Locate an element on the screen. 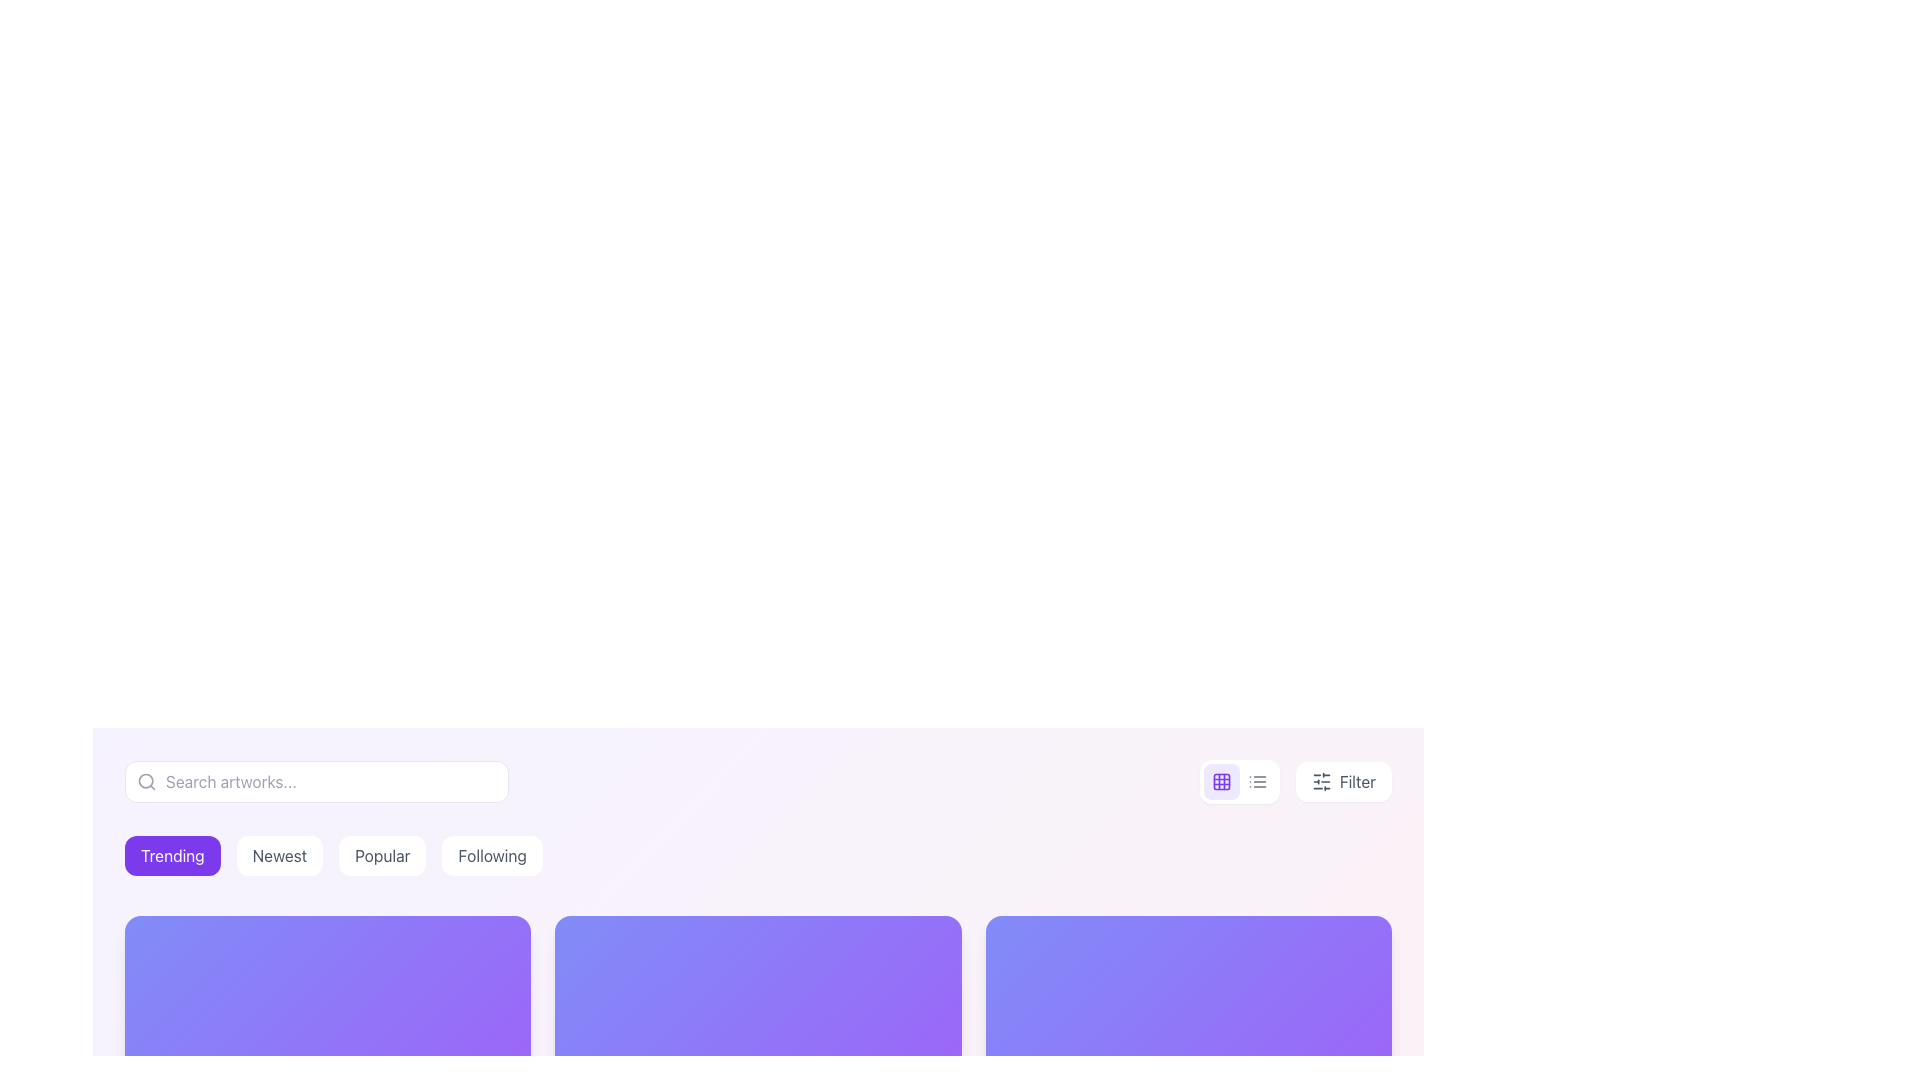 This screenshot has width=1920, height=1080. the toggle button located in the top-right corner of the interface to change the display layout from grid format to list format is located at coordinates (1256, 781).